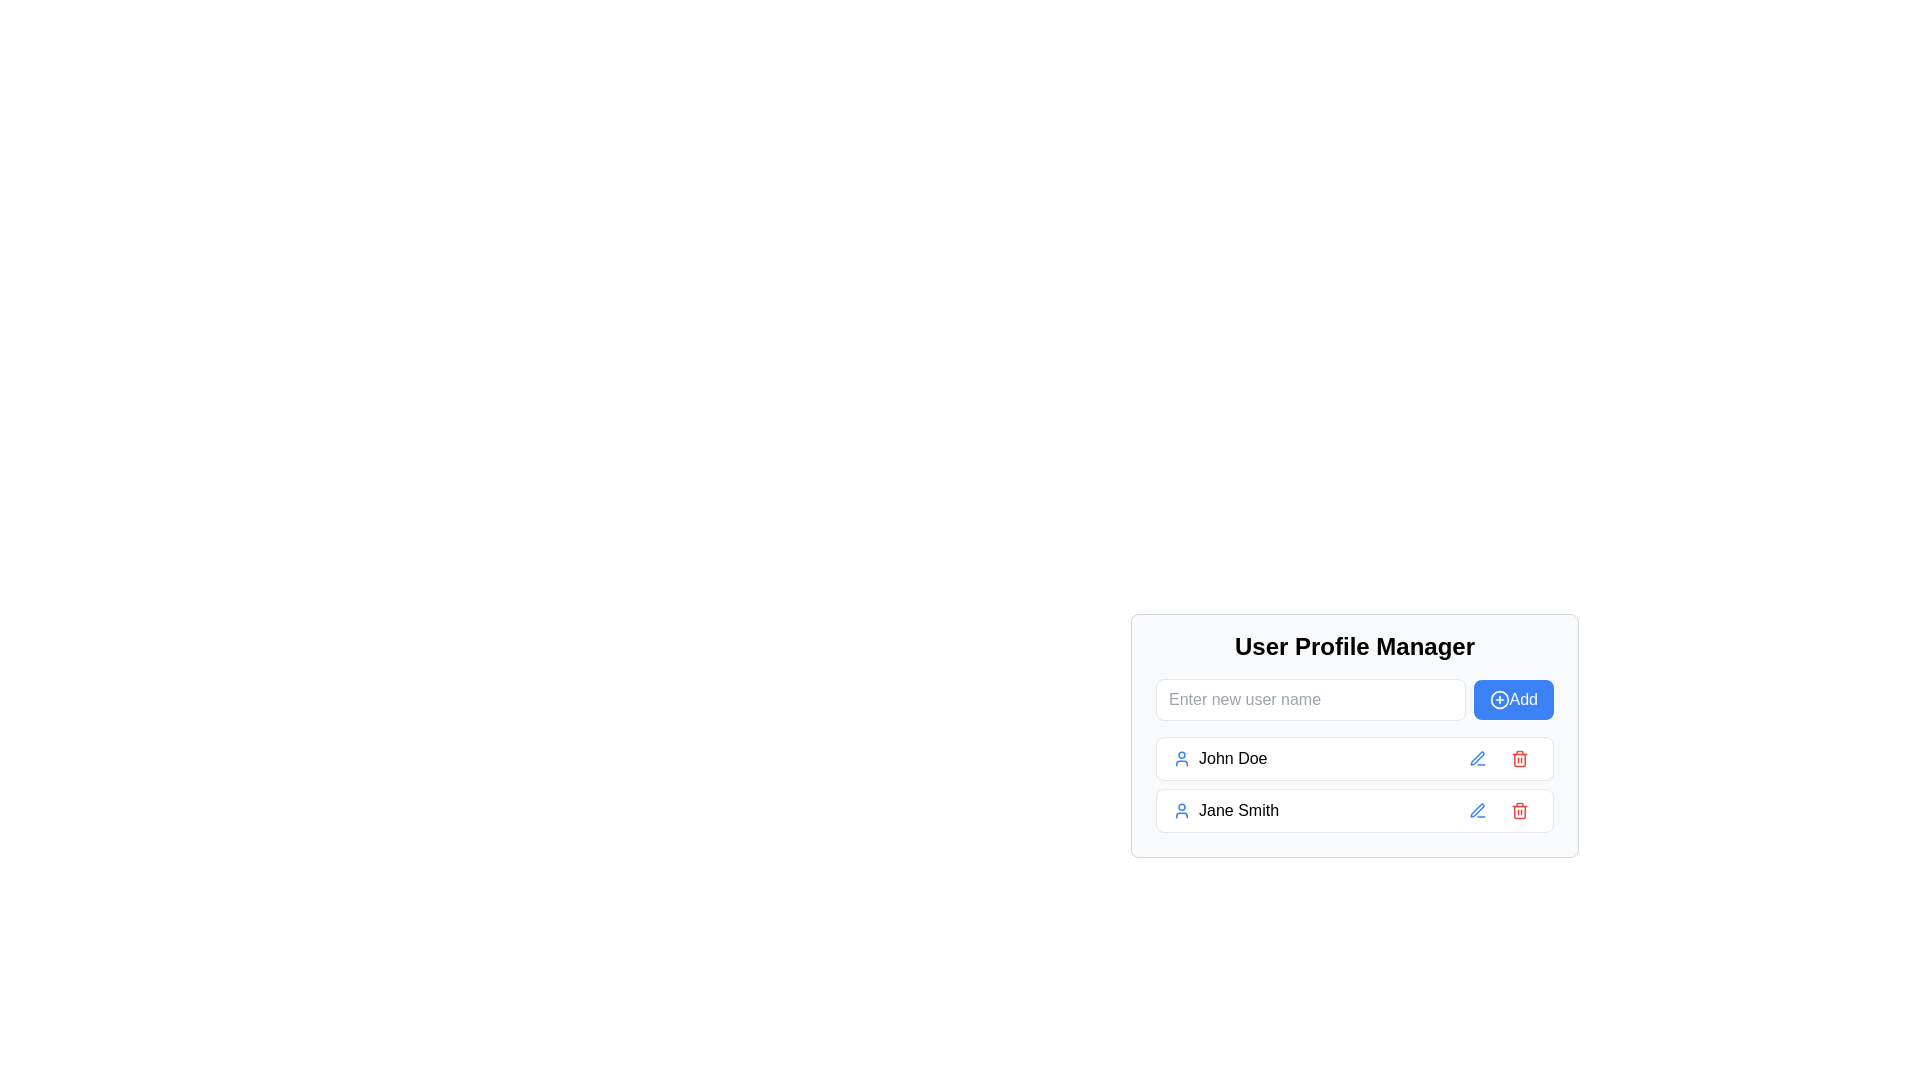 This screenshot has width=1920, height=1080. What do you see at coordinates (1478, 810) in the screenshot?
I see `the 'Edit' icon button located to the right of 'Jane Smith' in the user management card` at bounding box center [1478, 810].